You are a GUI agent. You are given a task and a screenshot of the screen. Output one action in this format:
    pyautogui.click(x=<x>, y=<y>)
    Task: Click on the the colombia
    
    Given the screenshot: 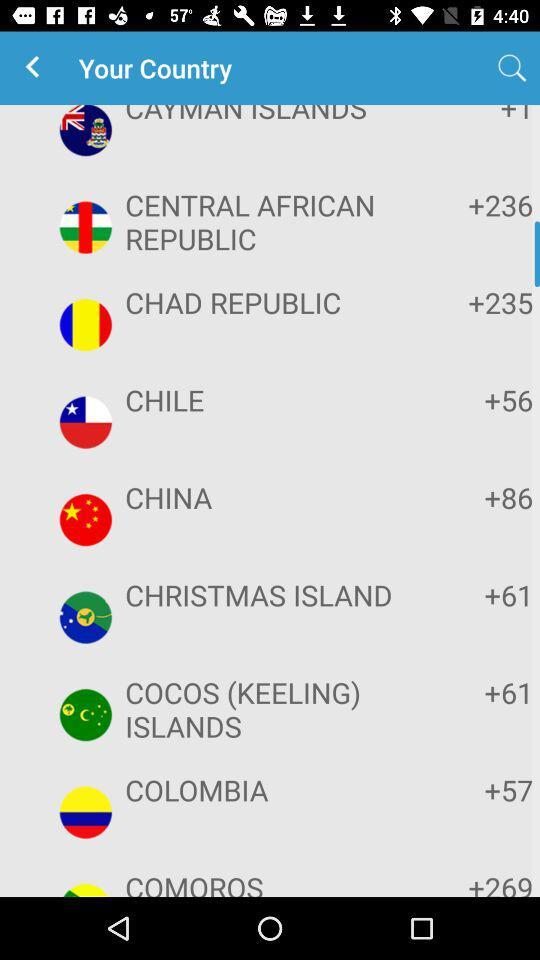 What is the action you would take?
    pyautogui.click(x=267, y=789)
    